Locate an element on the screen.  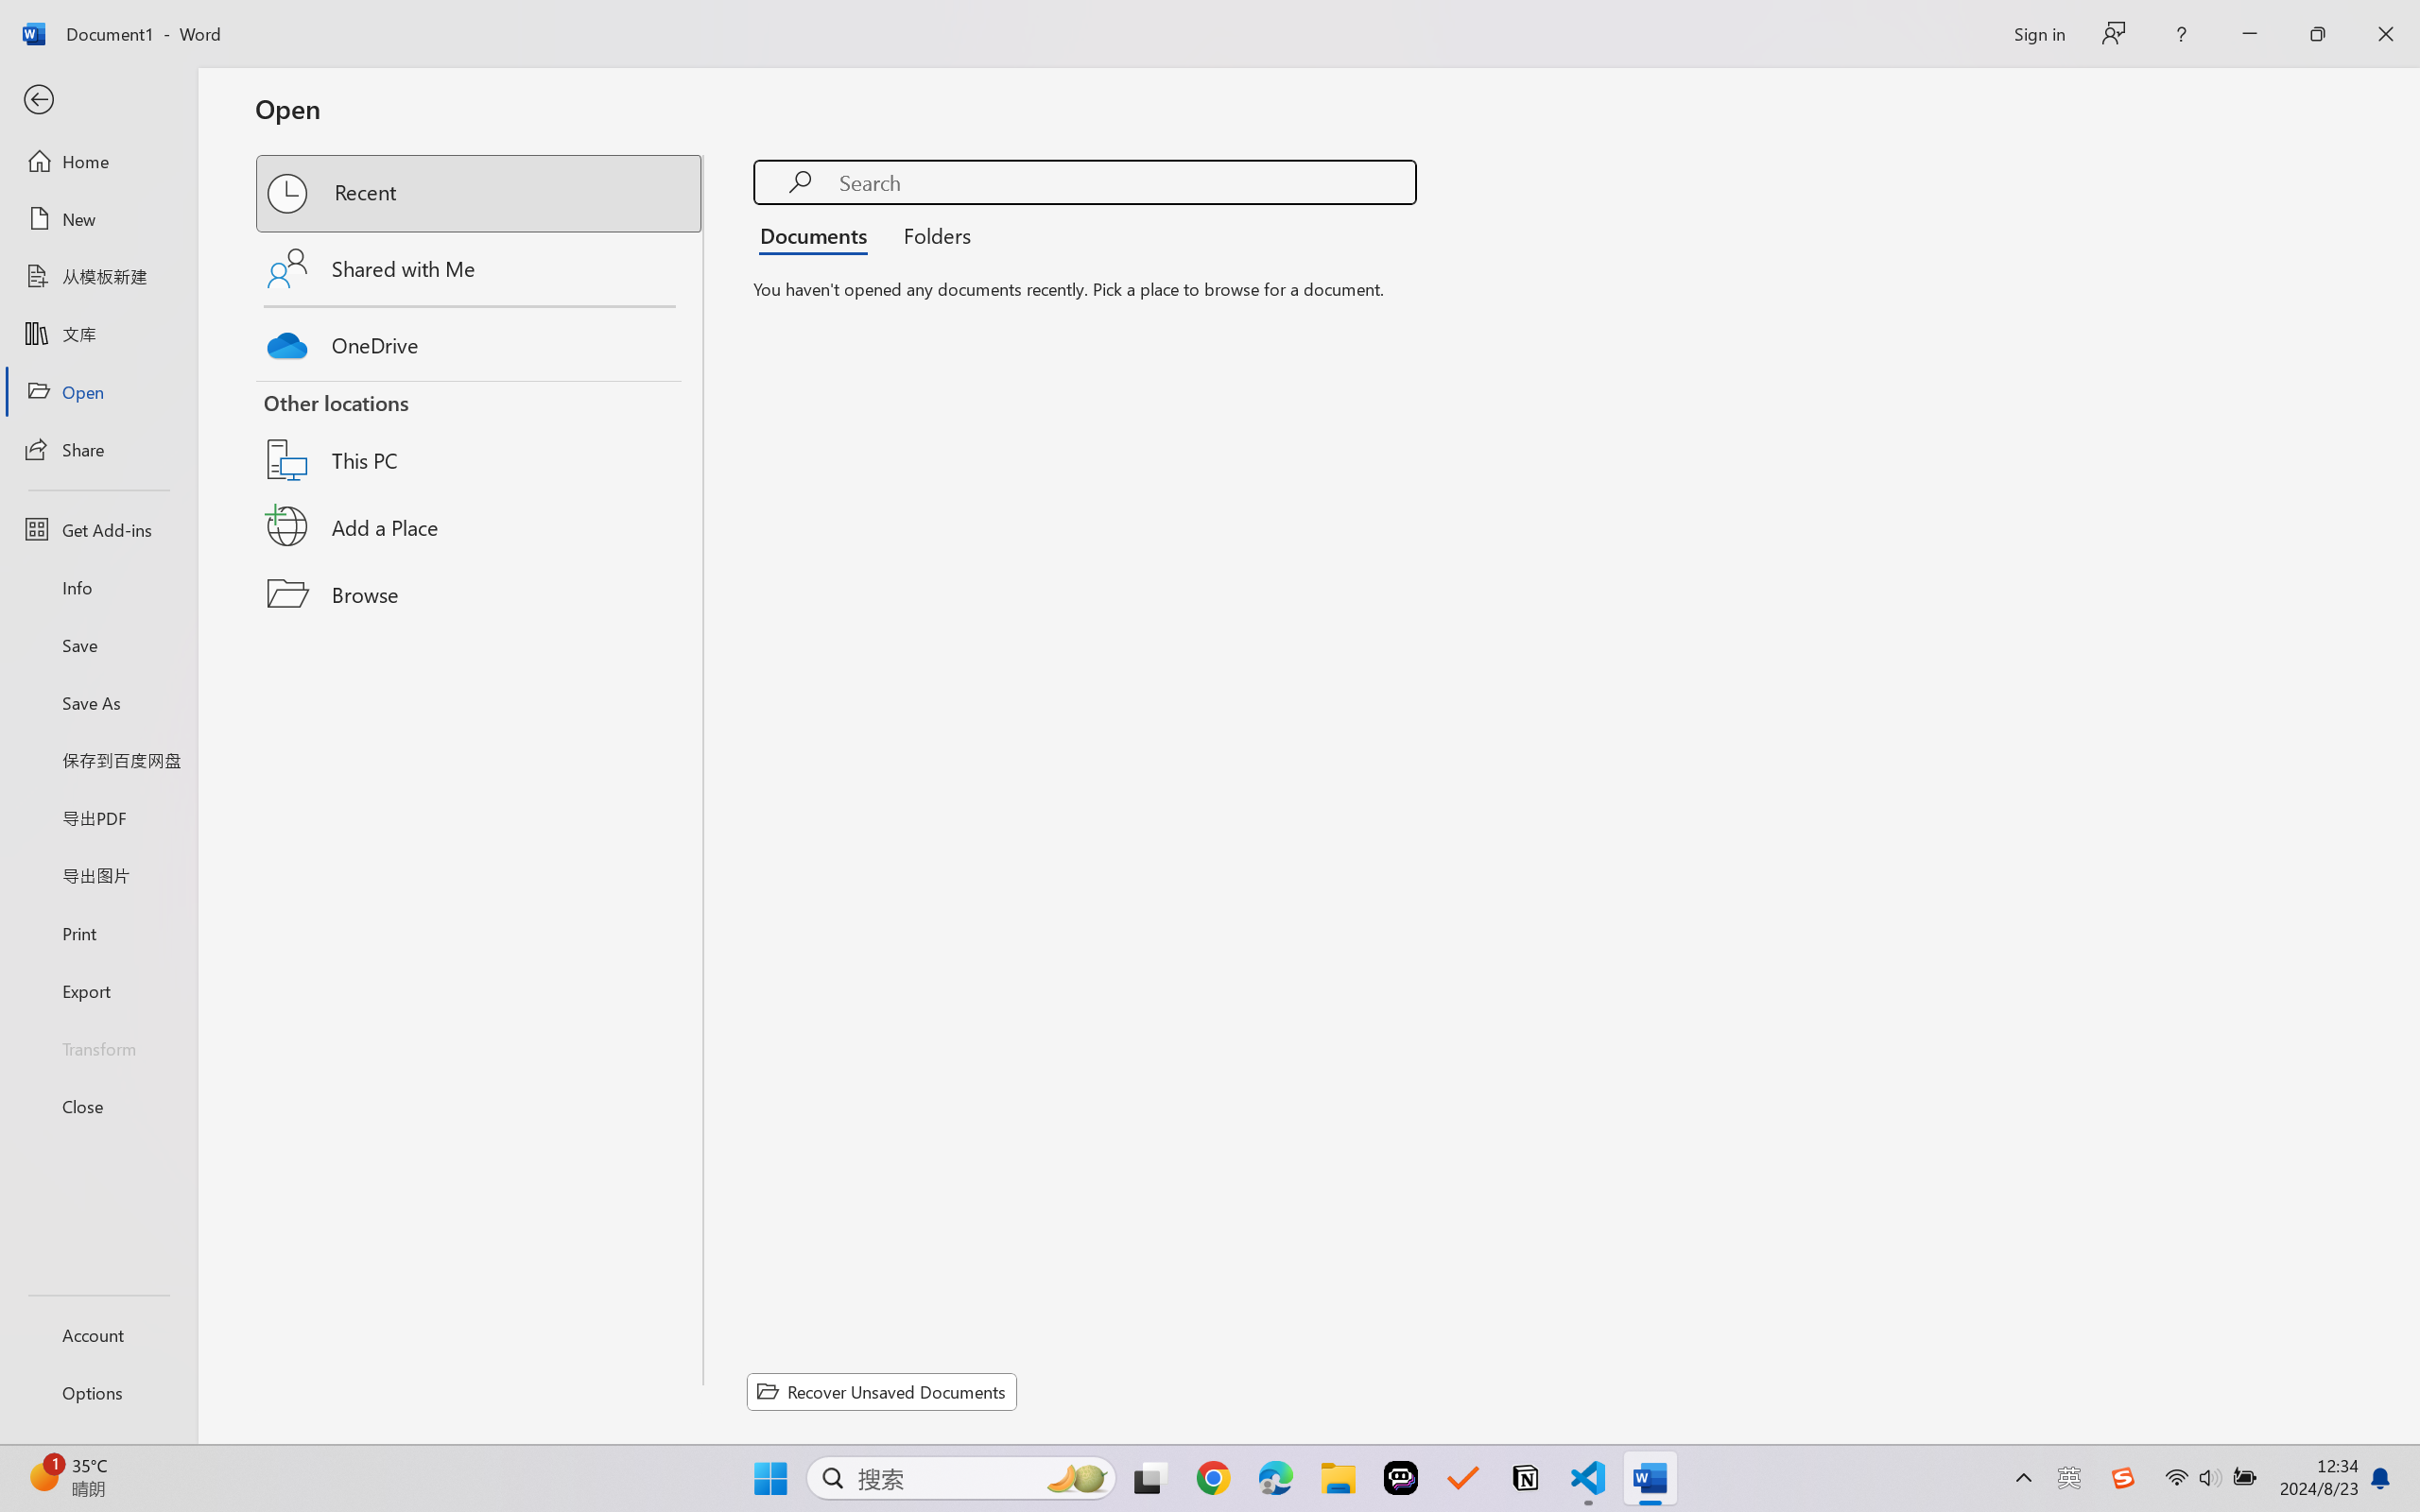
'Shared with Me' is located at coordinates (480, 267).